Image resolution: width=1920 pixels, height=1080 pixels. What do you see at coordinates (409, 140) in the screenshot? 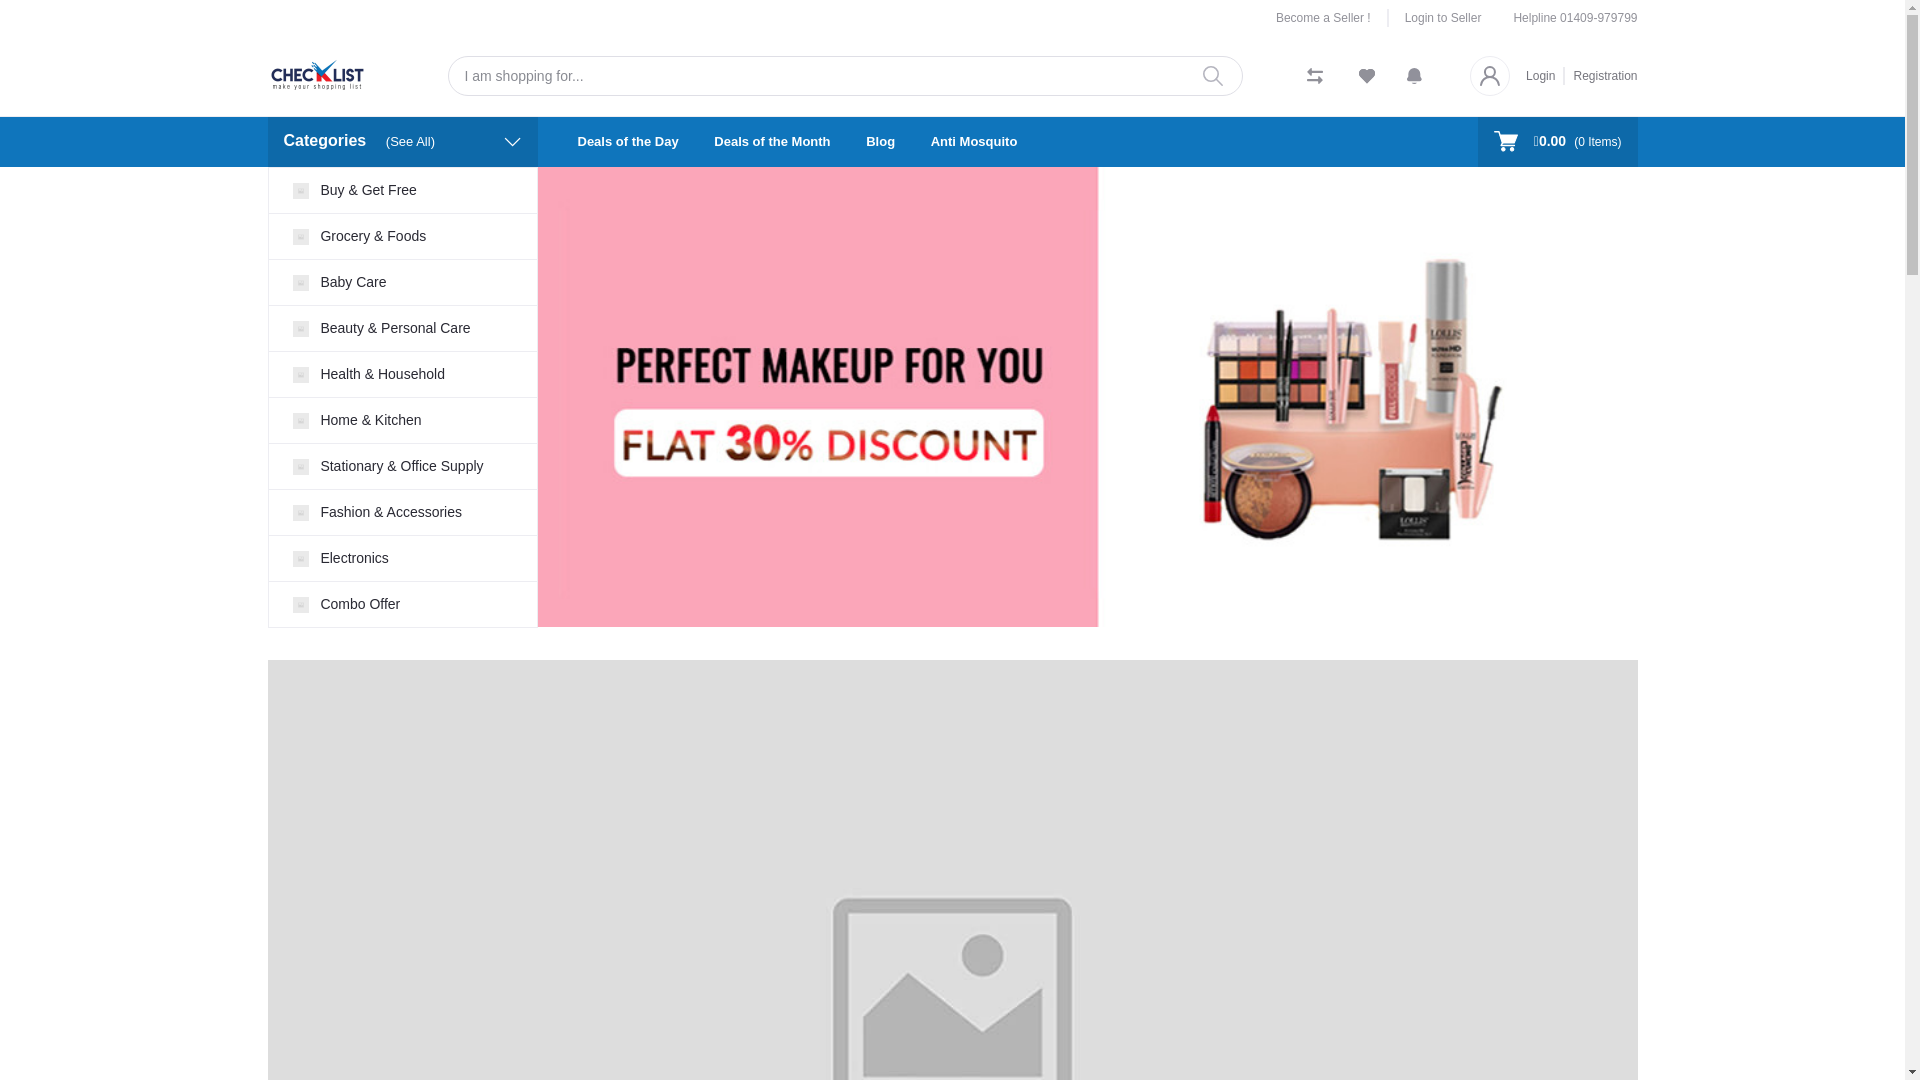
I see `'(See All)'` at bounding box center [409, 140].